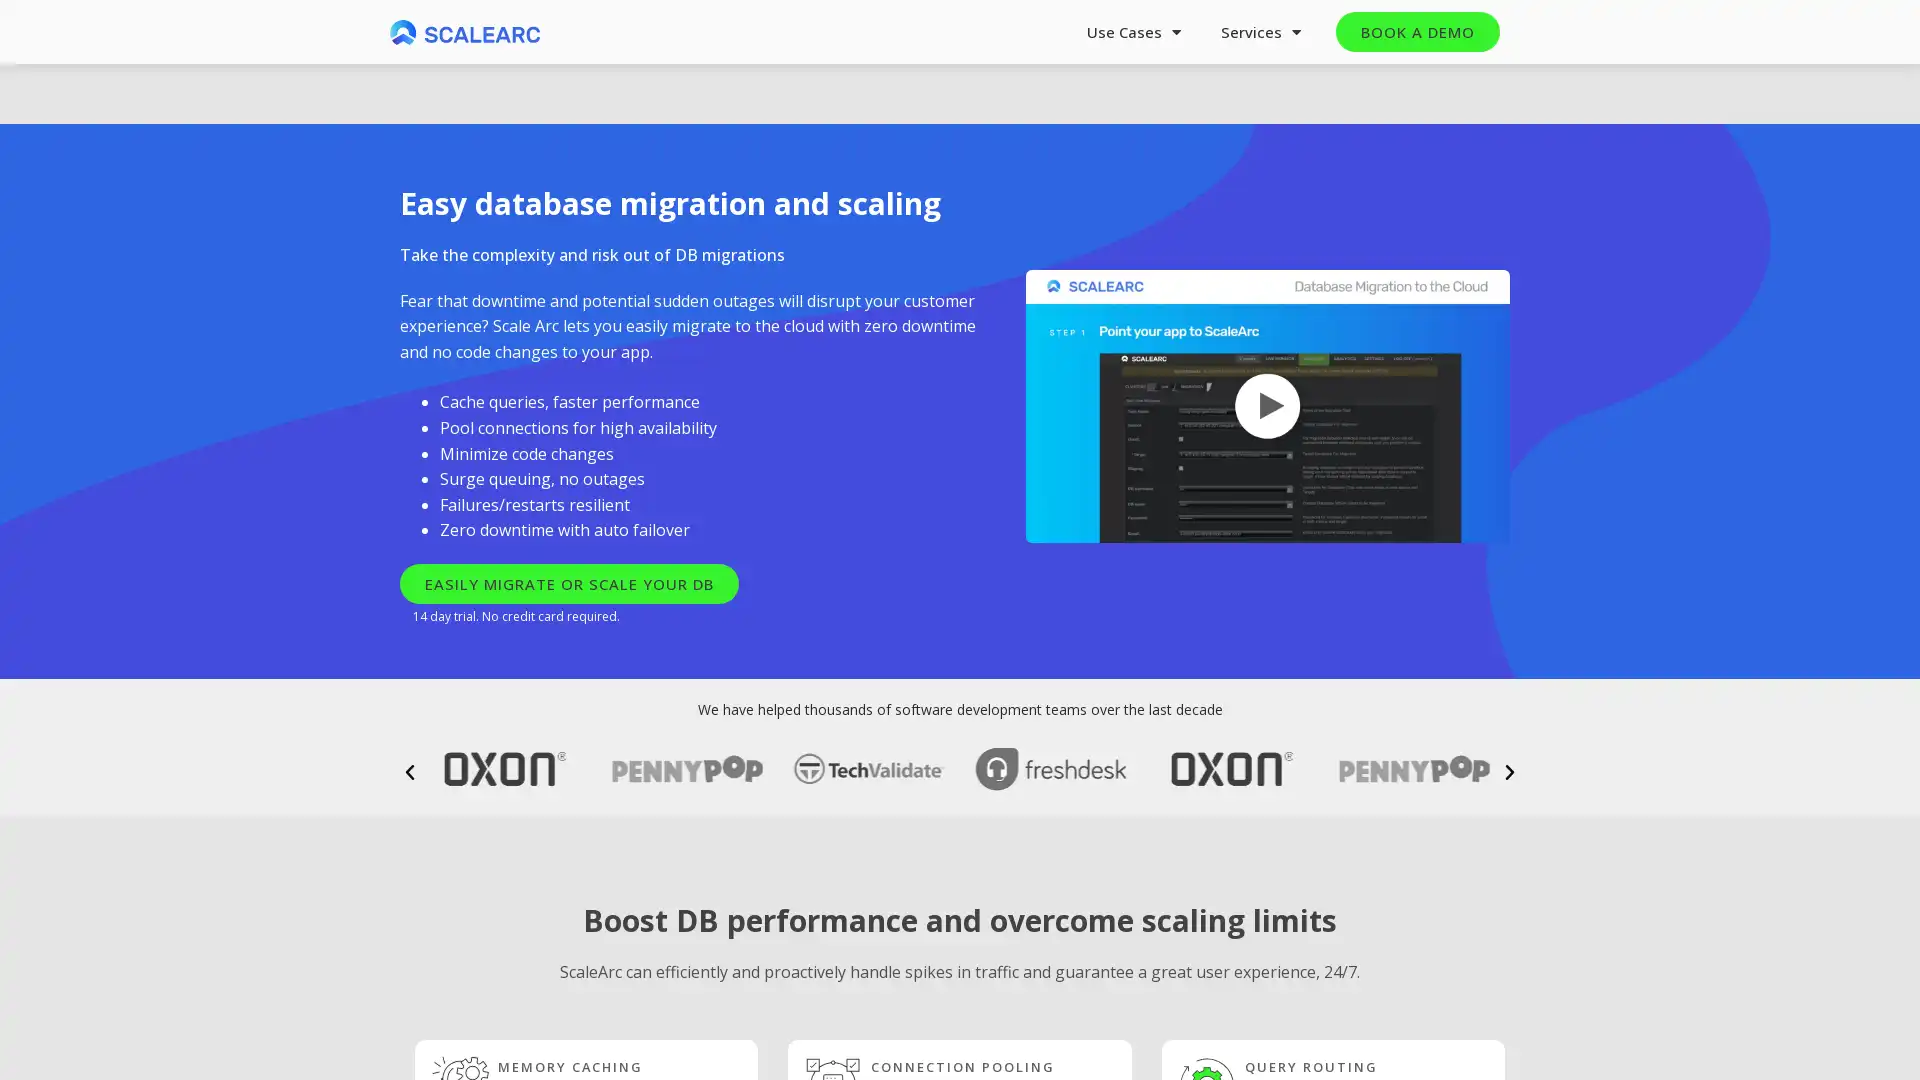 This screenshot has width=1920, height=1080. I want to click on EASILY MIGRATE OR SCALE YOUR DB, so click(568, 582).